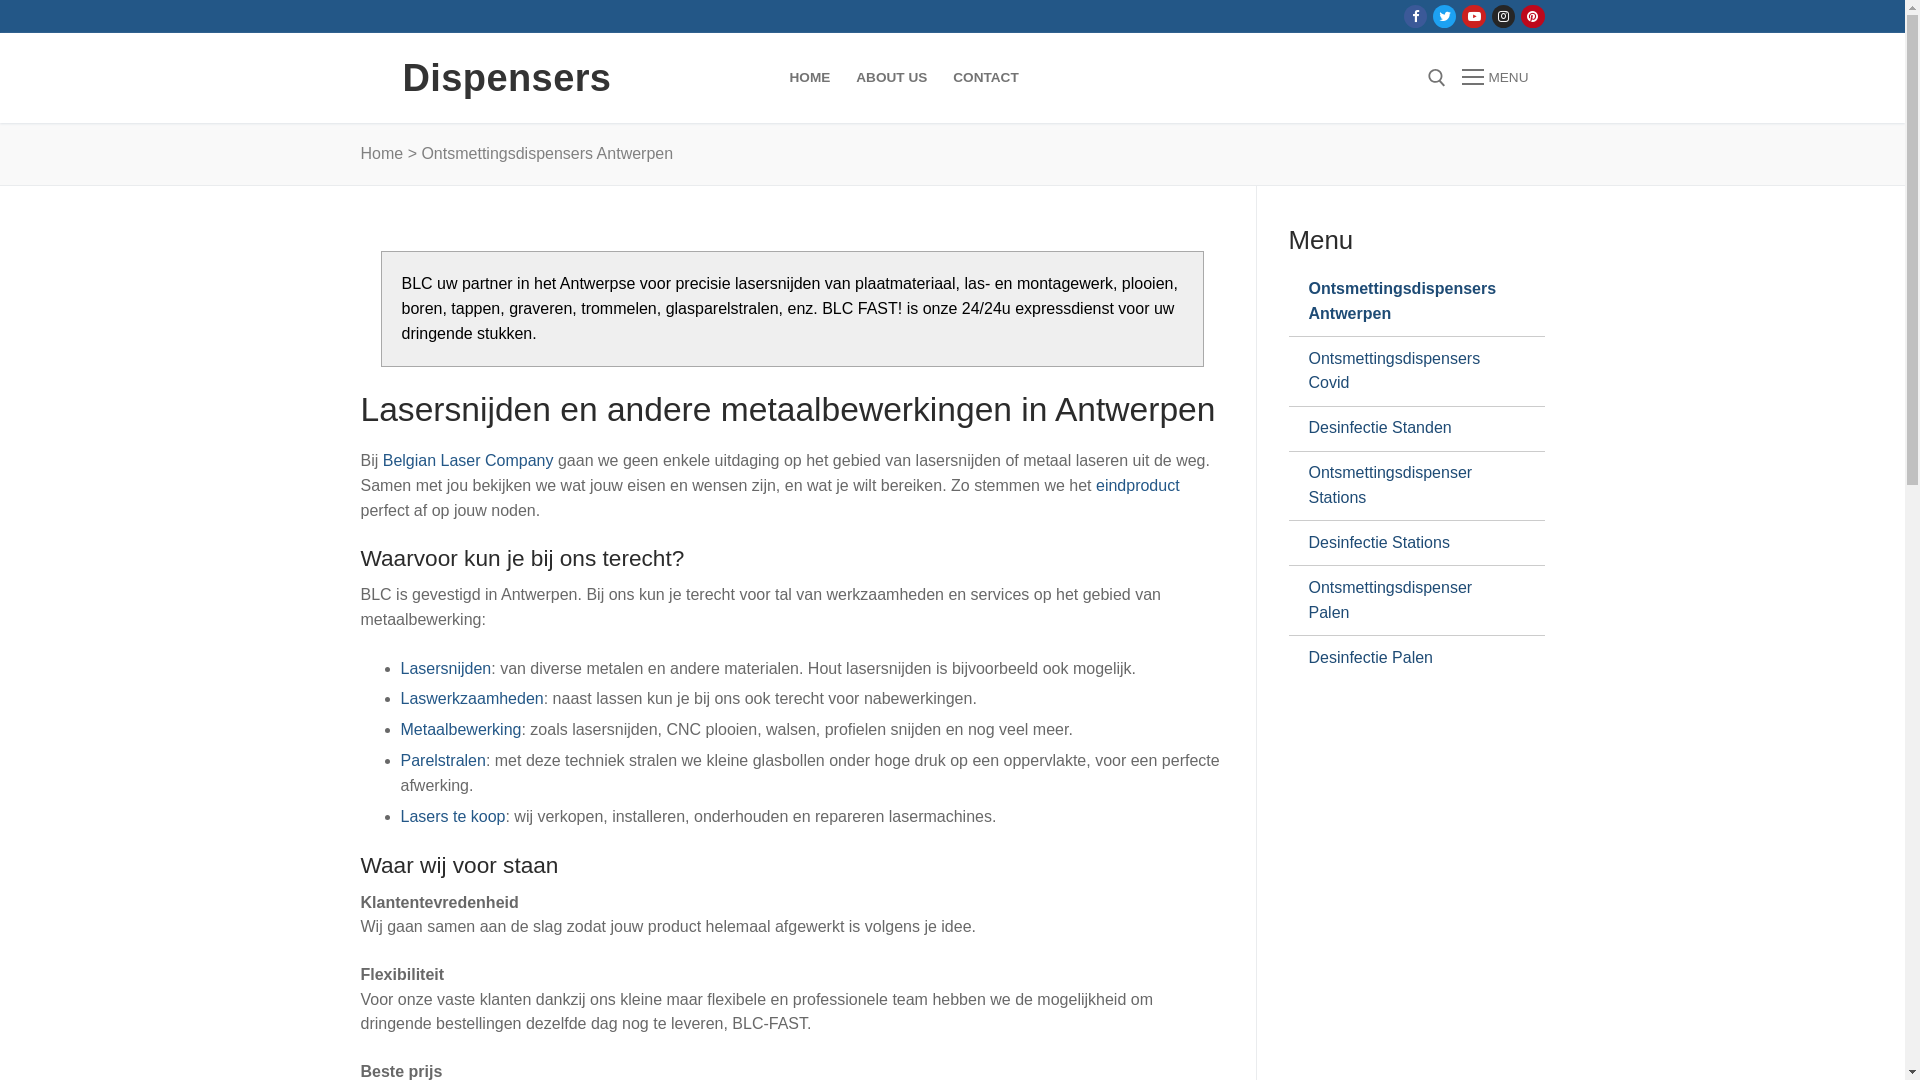  I want to click on 'Ontsmettingsdispenser Stations', so click(1406, 486).